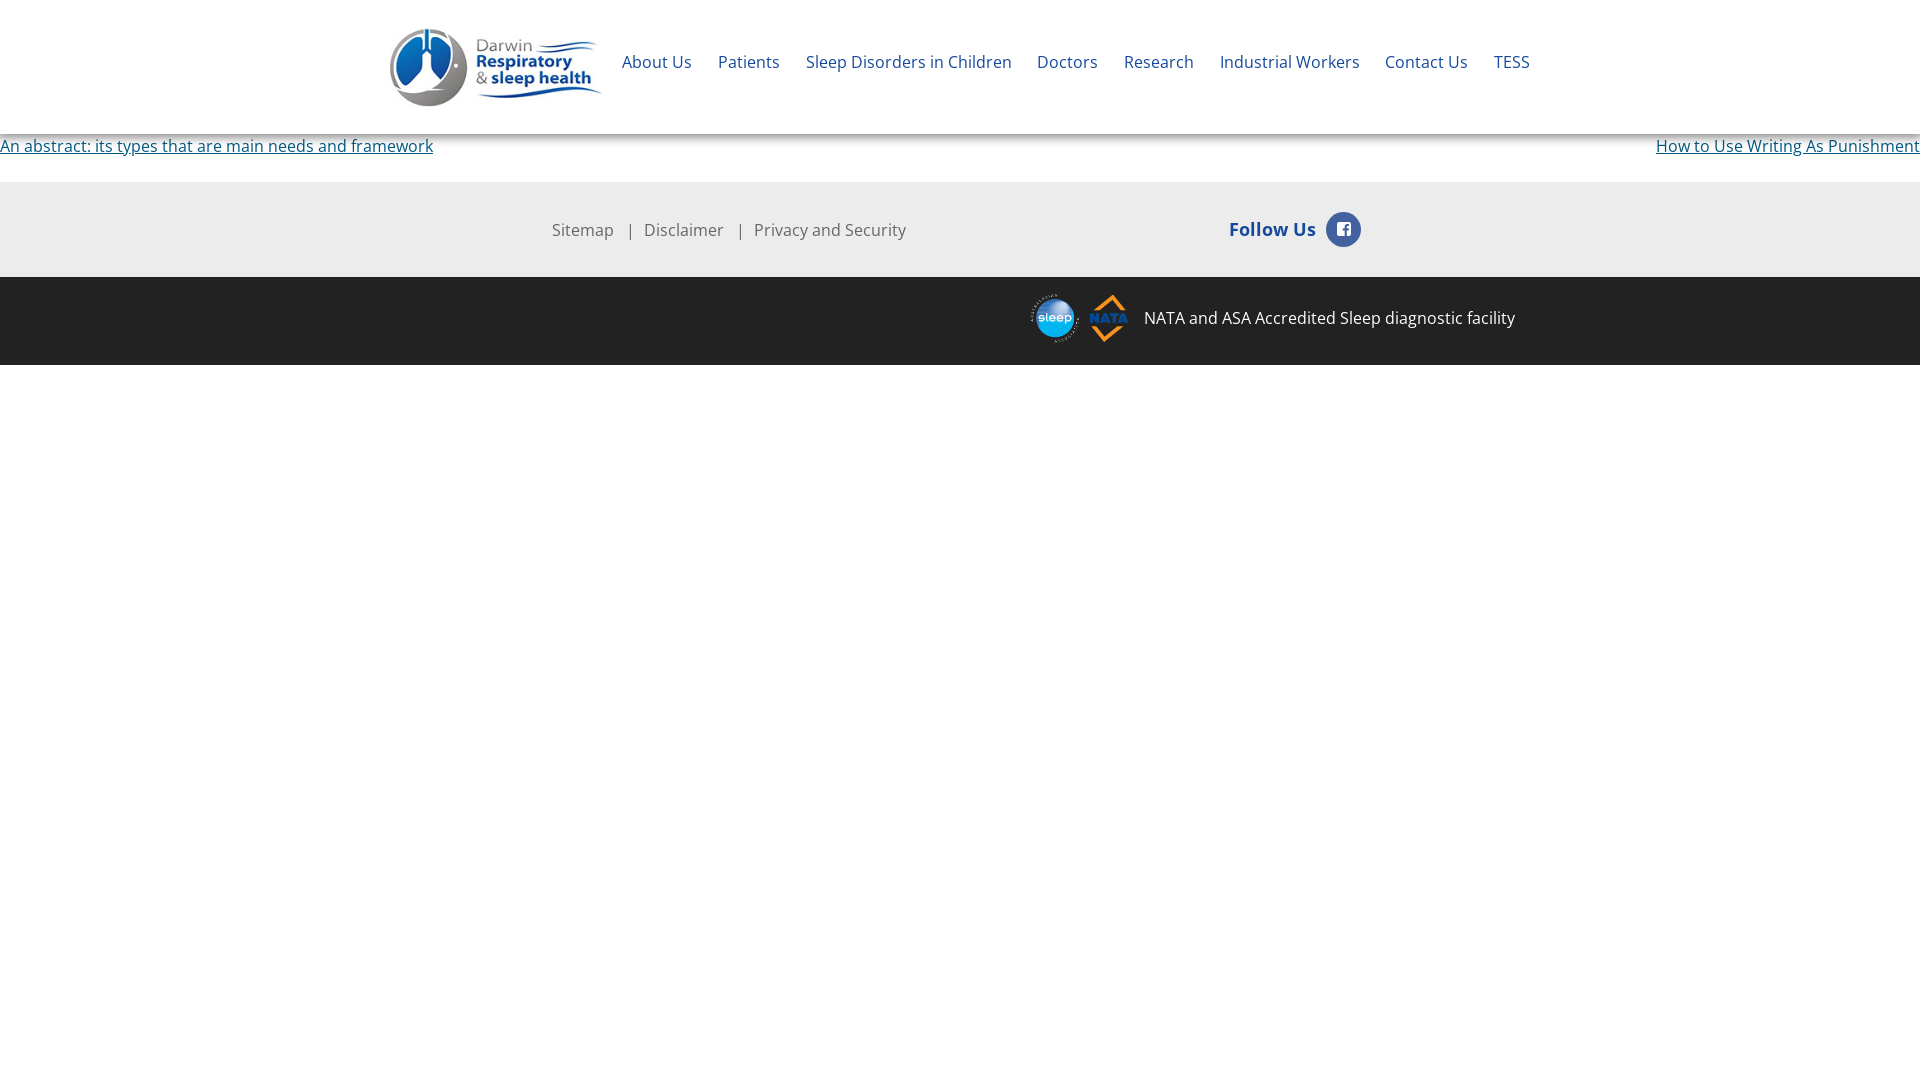 This screenshot has height=1080, width=1920. Describe the element at coordinates (747, 65) in the screenshot. I see `'Patients'` at that location.